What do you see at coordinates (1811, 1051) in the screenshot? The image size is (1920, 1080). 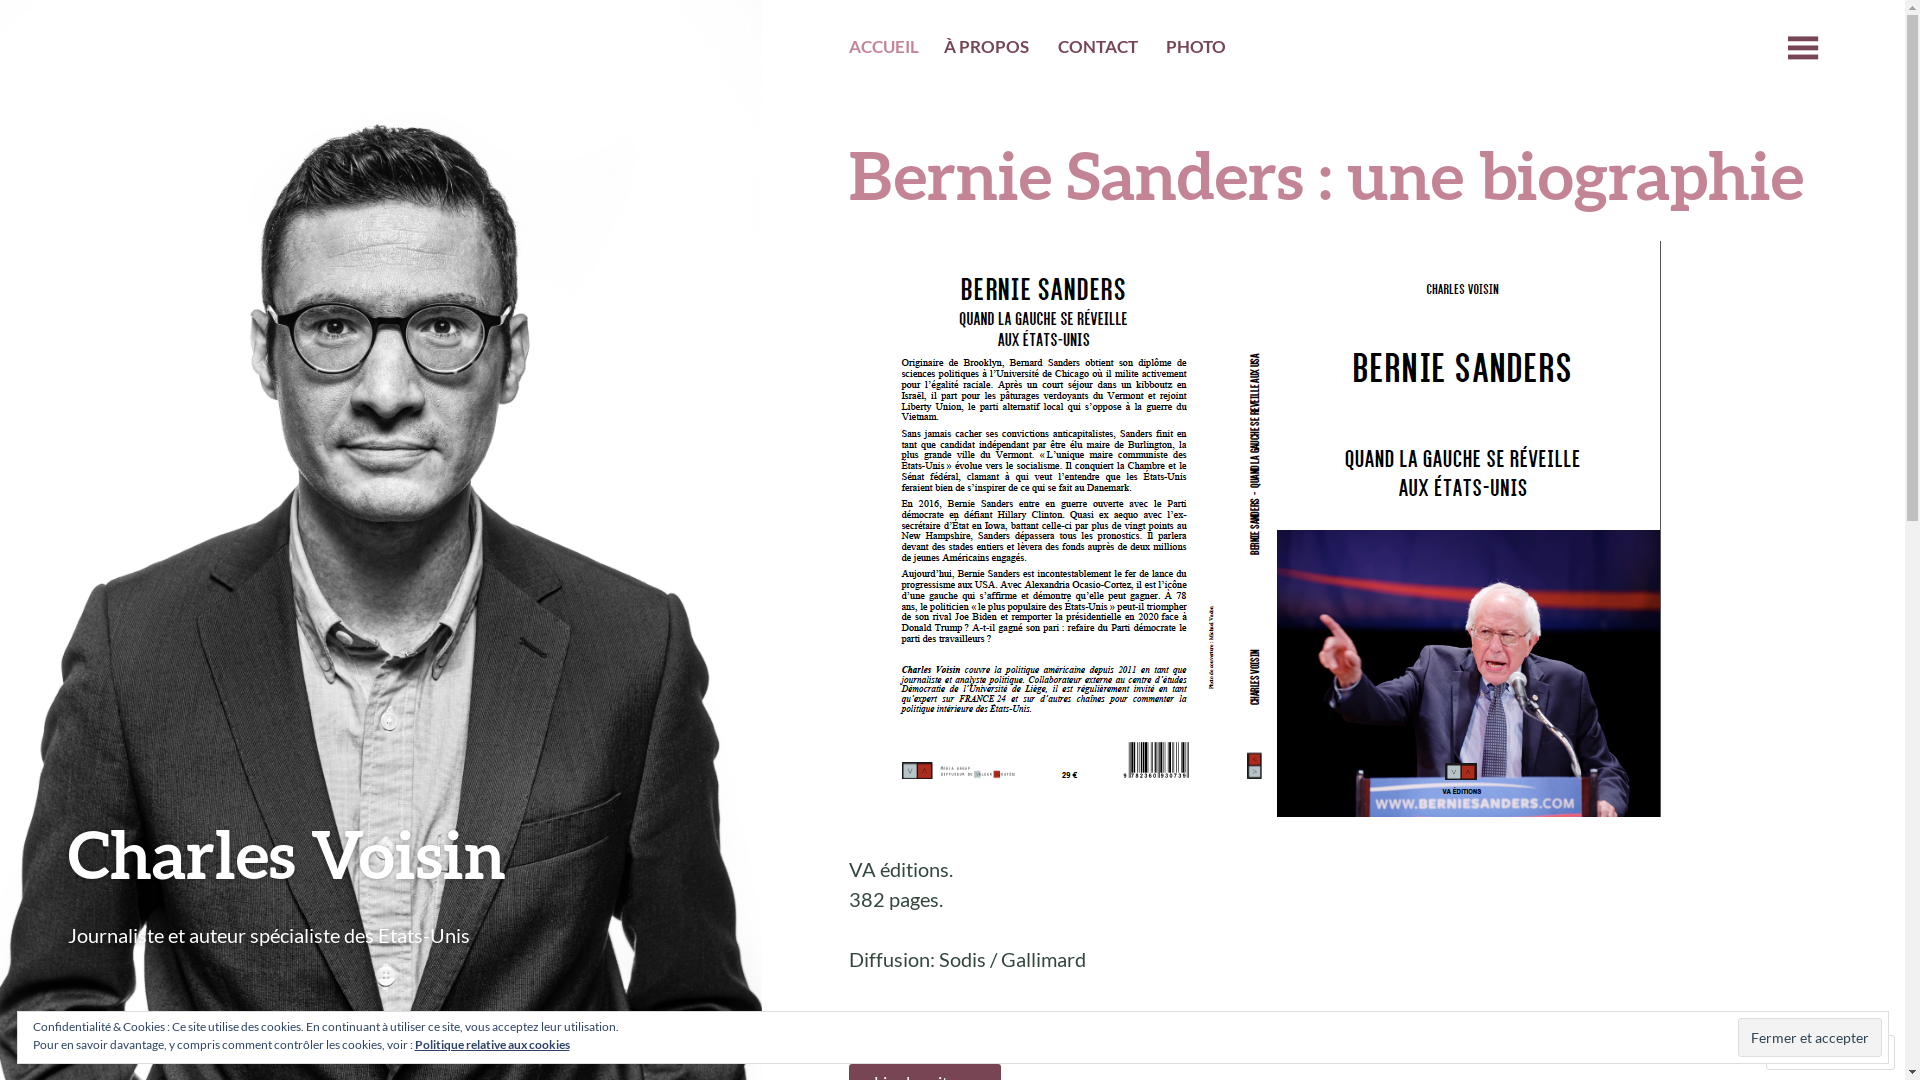 I see `'Suivre'` at bounding box center [1811, 1051].